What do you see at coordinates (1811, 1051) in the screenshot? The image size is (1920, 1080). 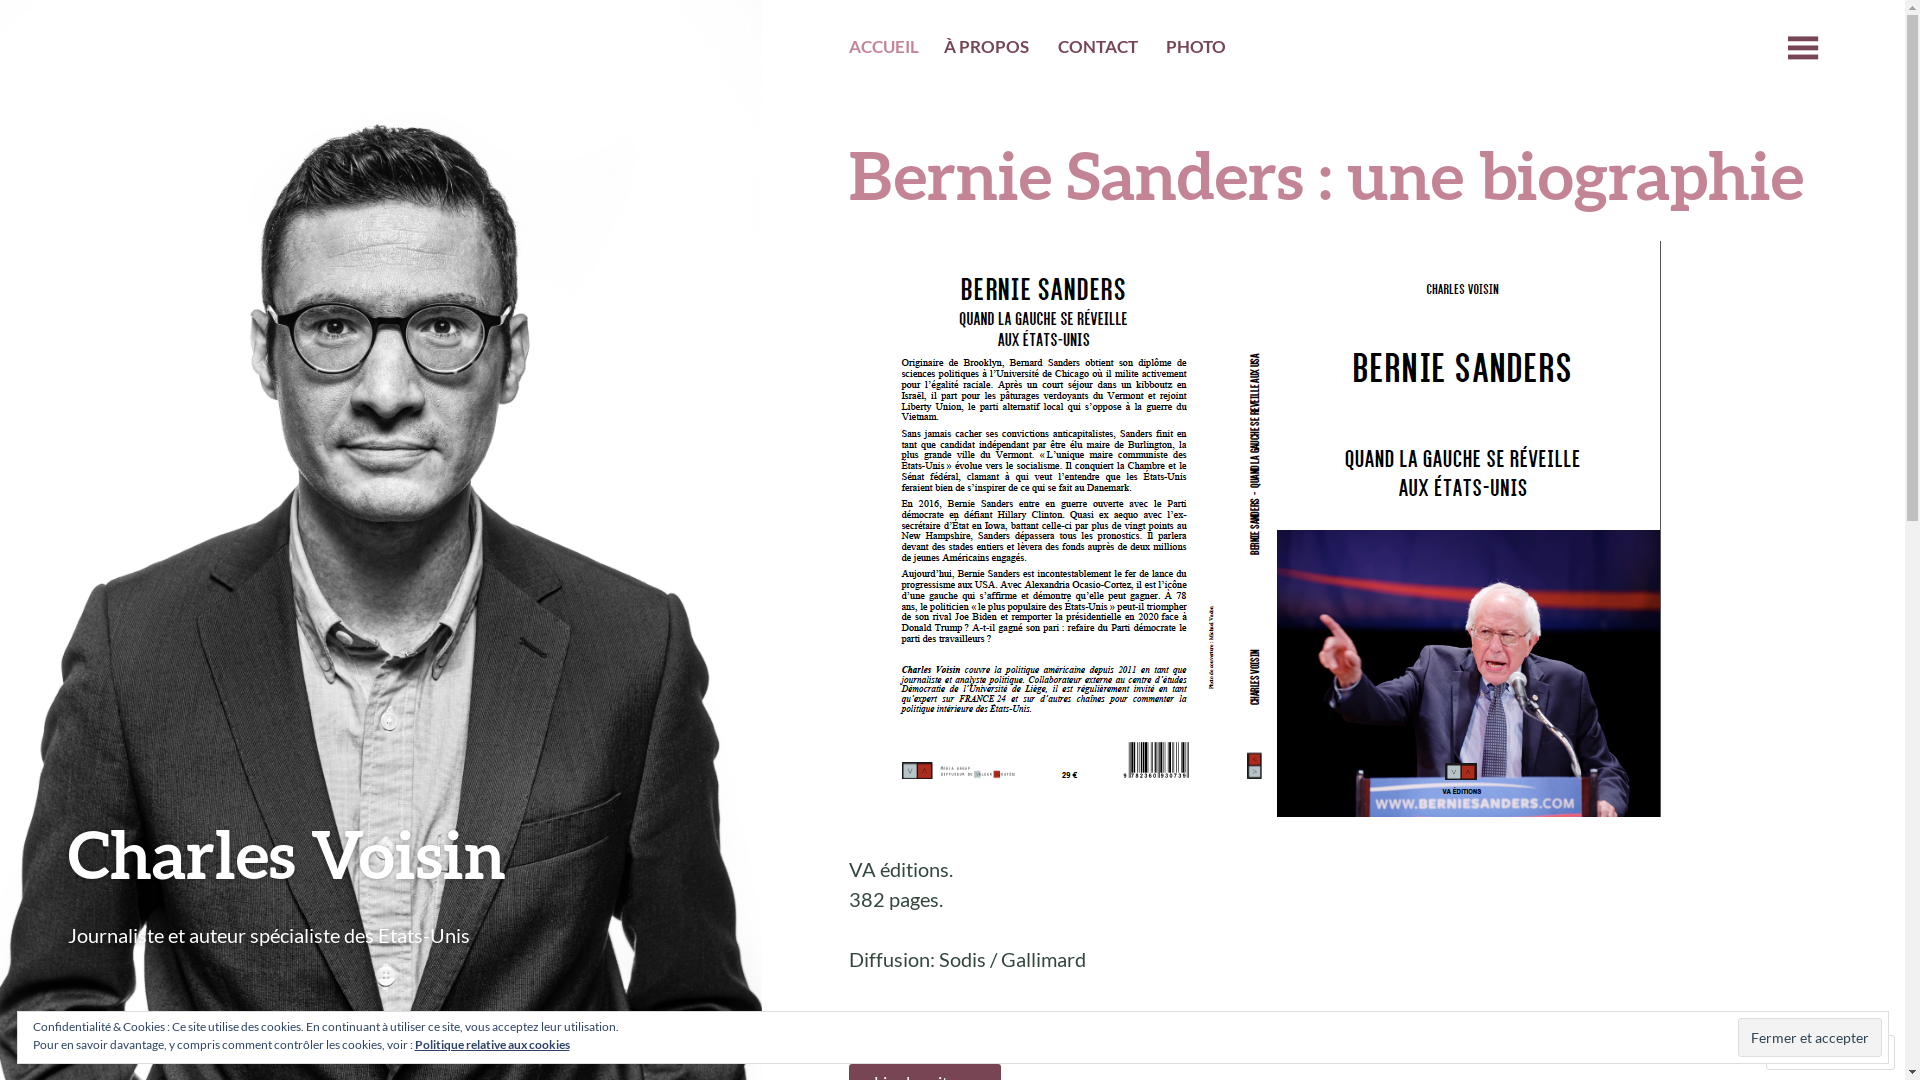 I see `'Suivre'` at bounding box center [1811, 1051].